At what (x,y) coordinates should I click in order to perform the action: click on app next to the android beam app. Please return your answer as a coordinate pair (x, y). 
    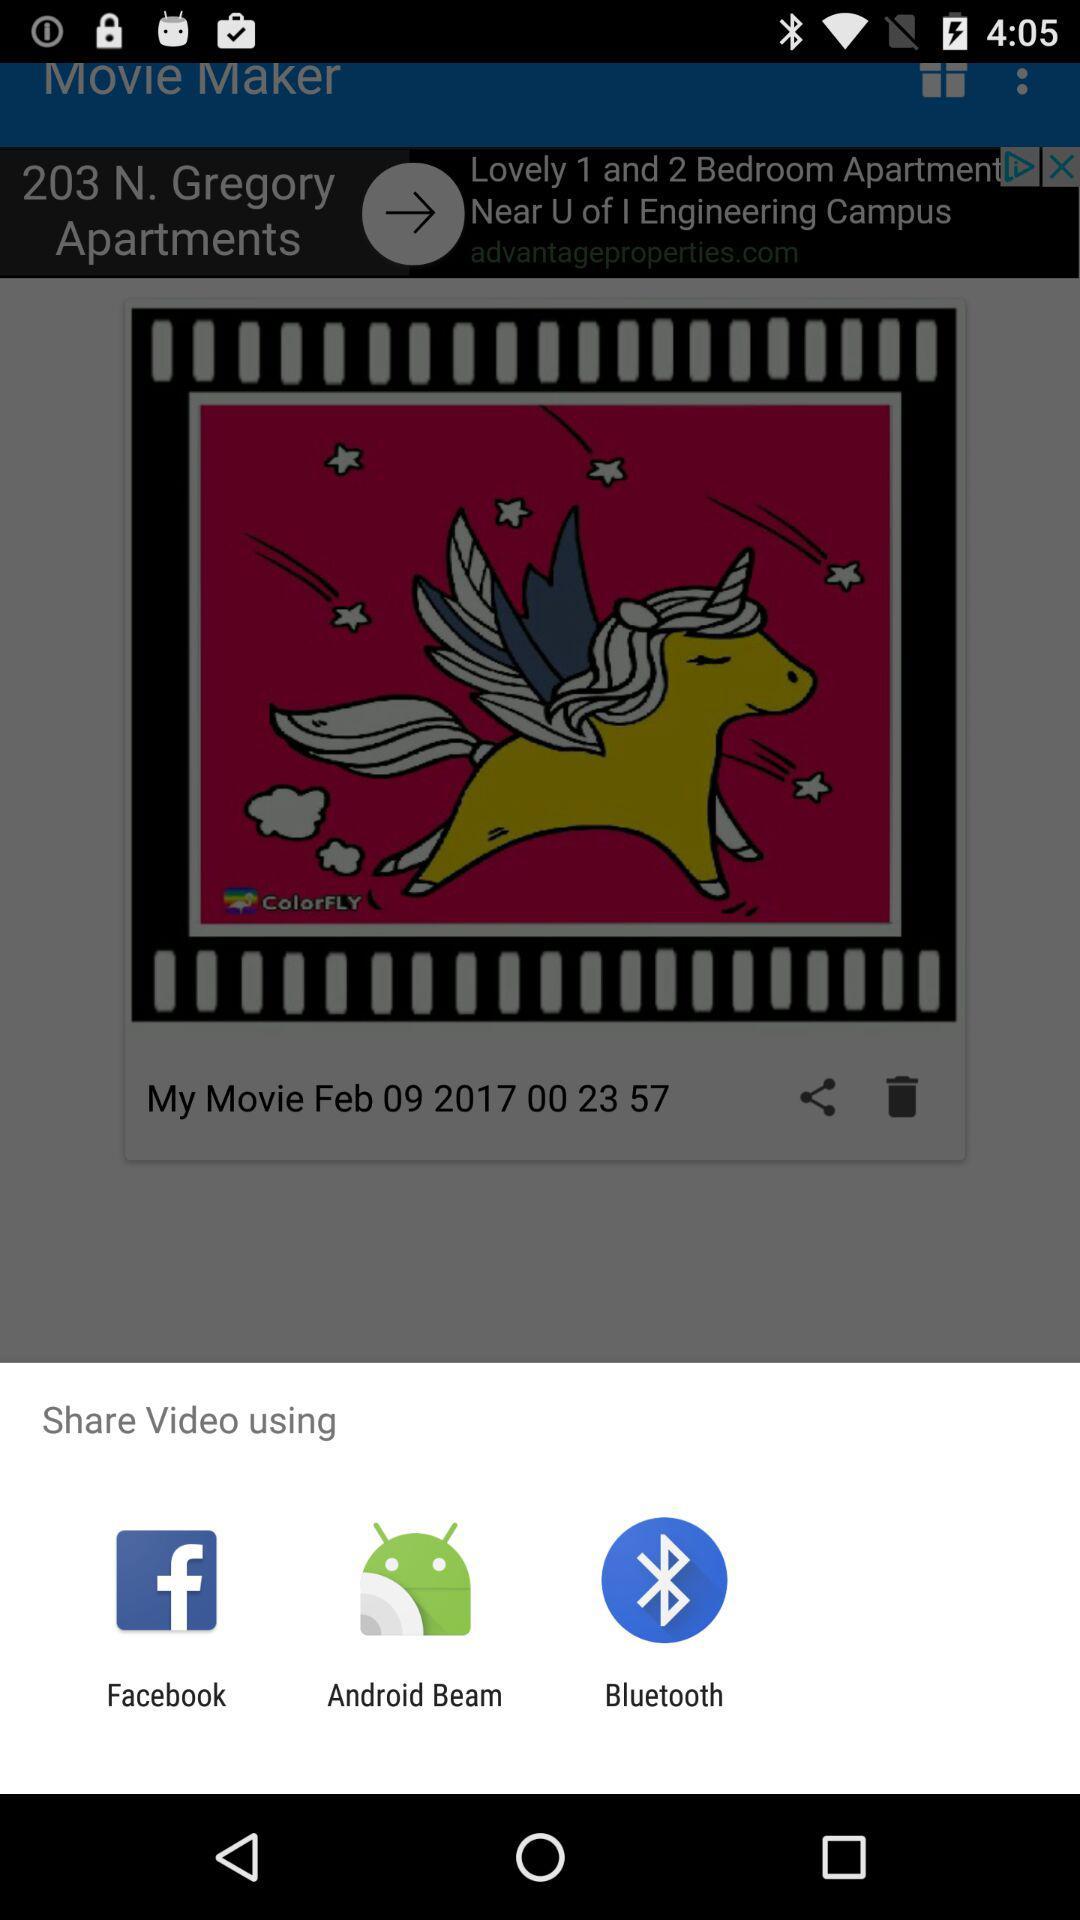
    Looking at the image, I should click on (664, 1711).